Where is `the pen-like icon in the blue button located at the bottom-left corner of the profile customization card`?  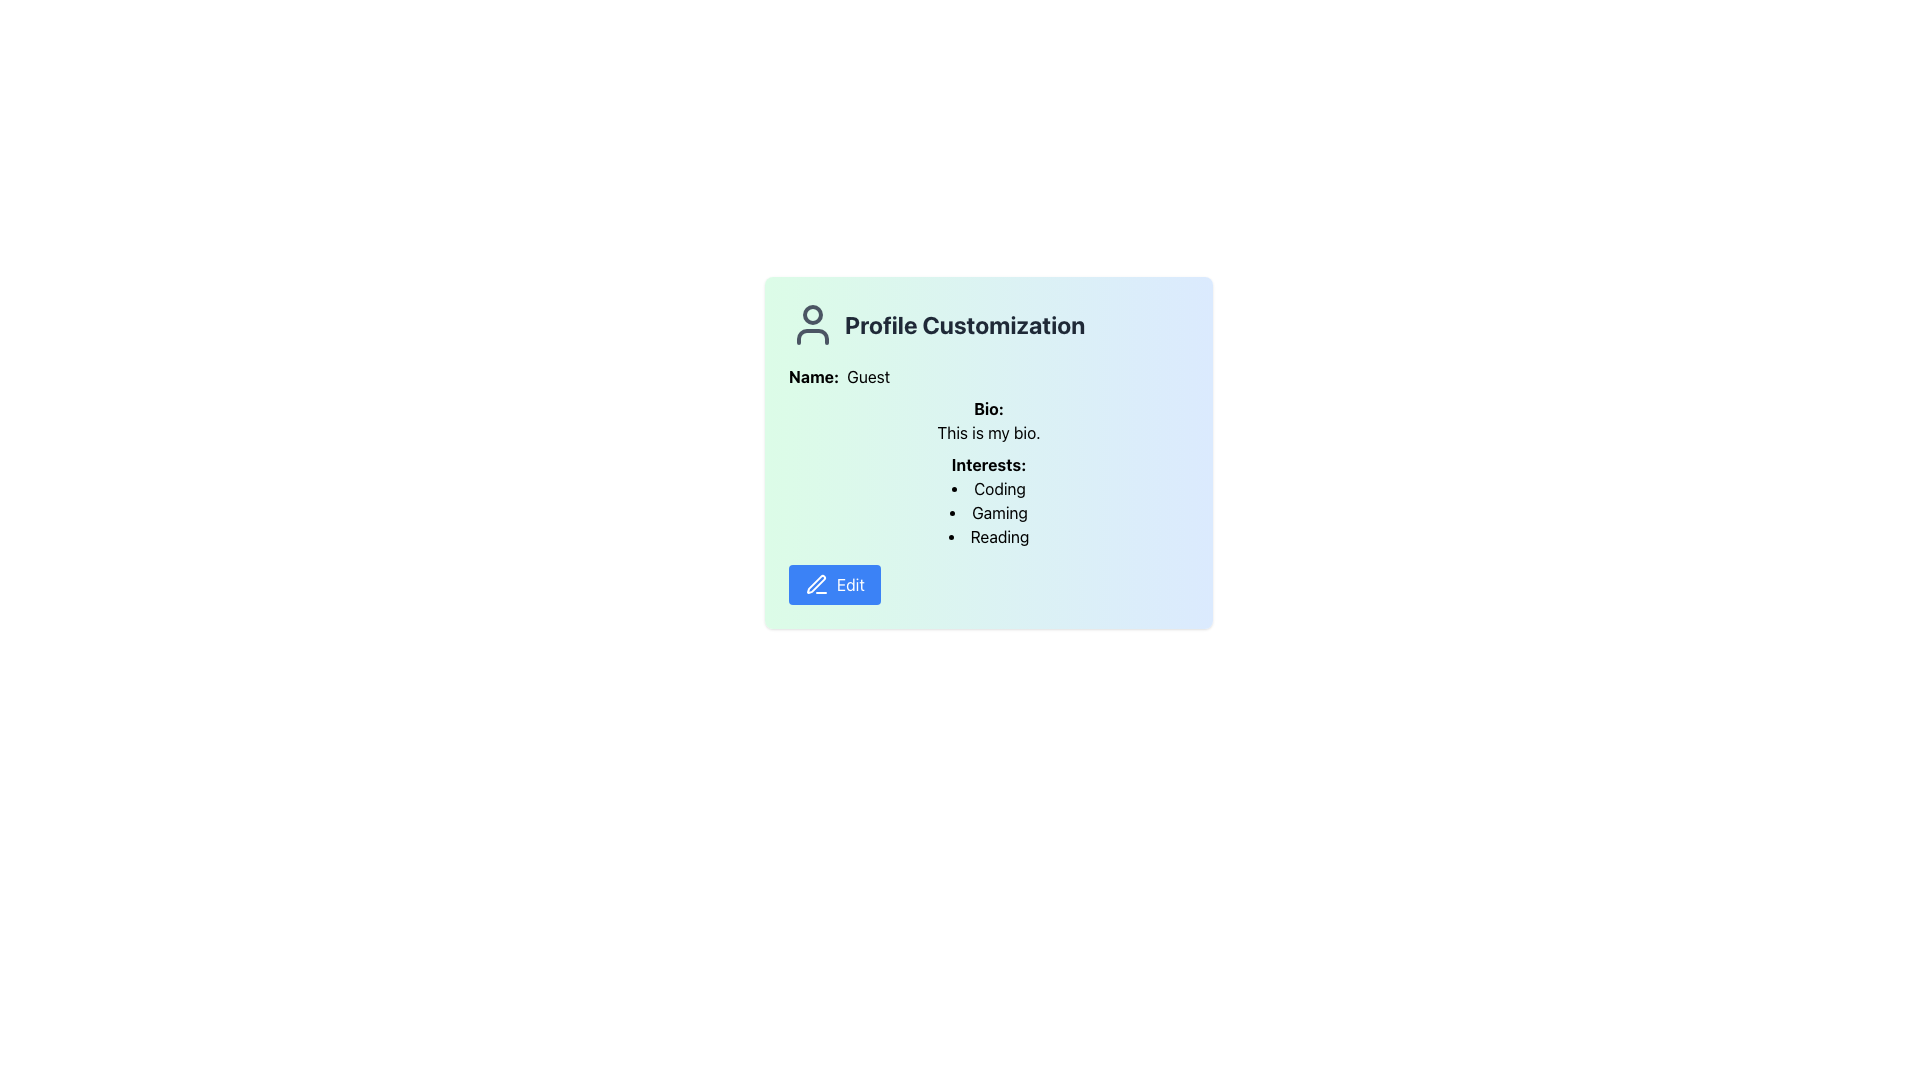 the pen-like icon in the blue button located at the bottom-left corner of the profile customization card is located at coordinates (816, 584).